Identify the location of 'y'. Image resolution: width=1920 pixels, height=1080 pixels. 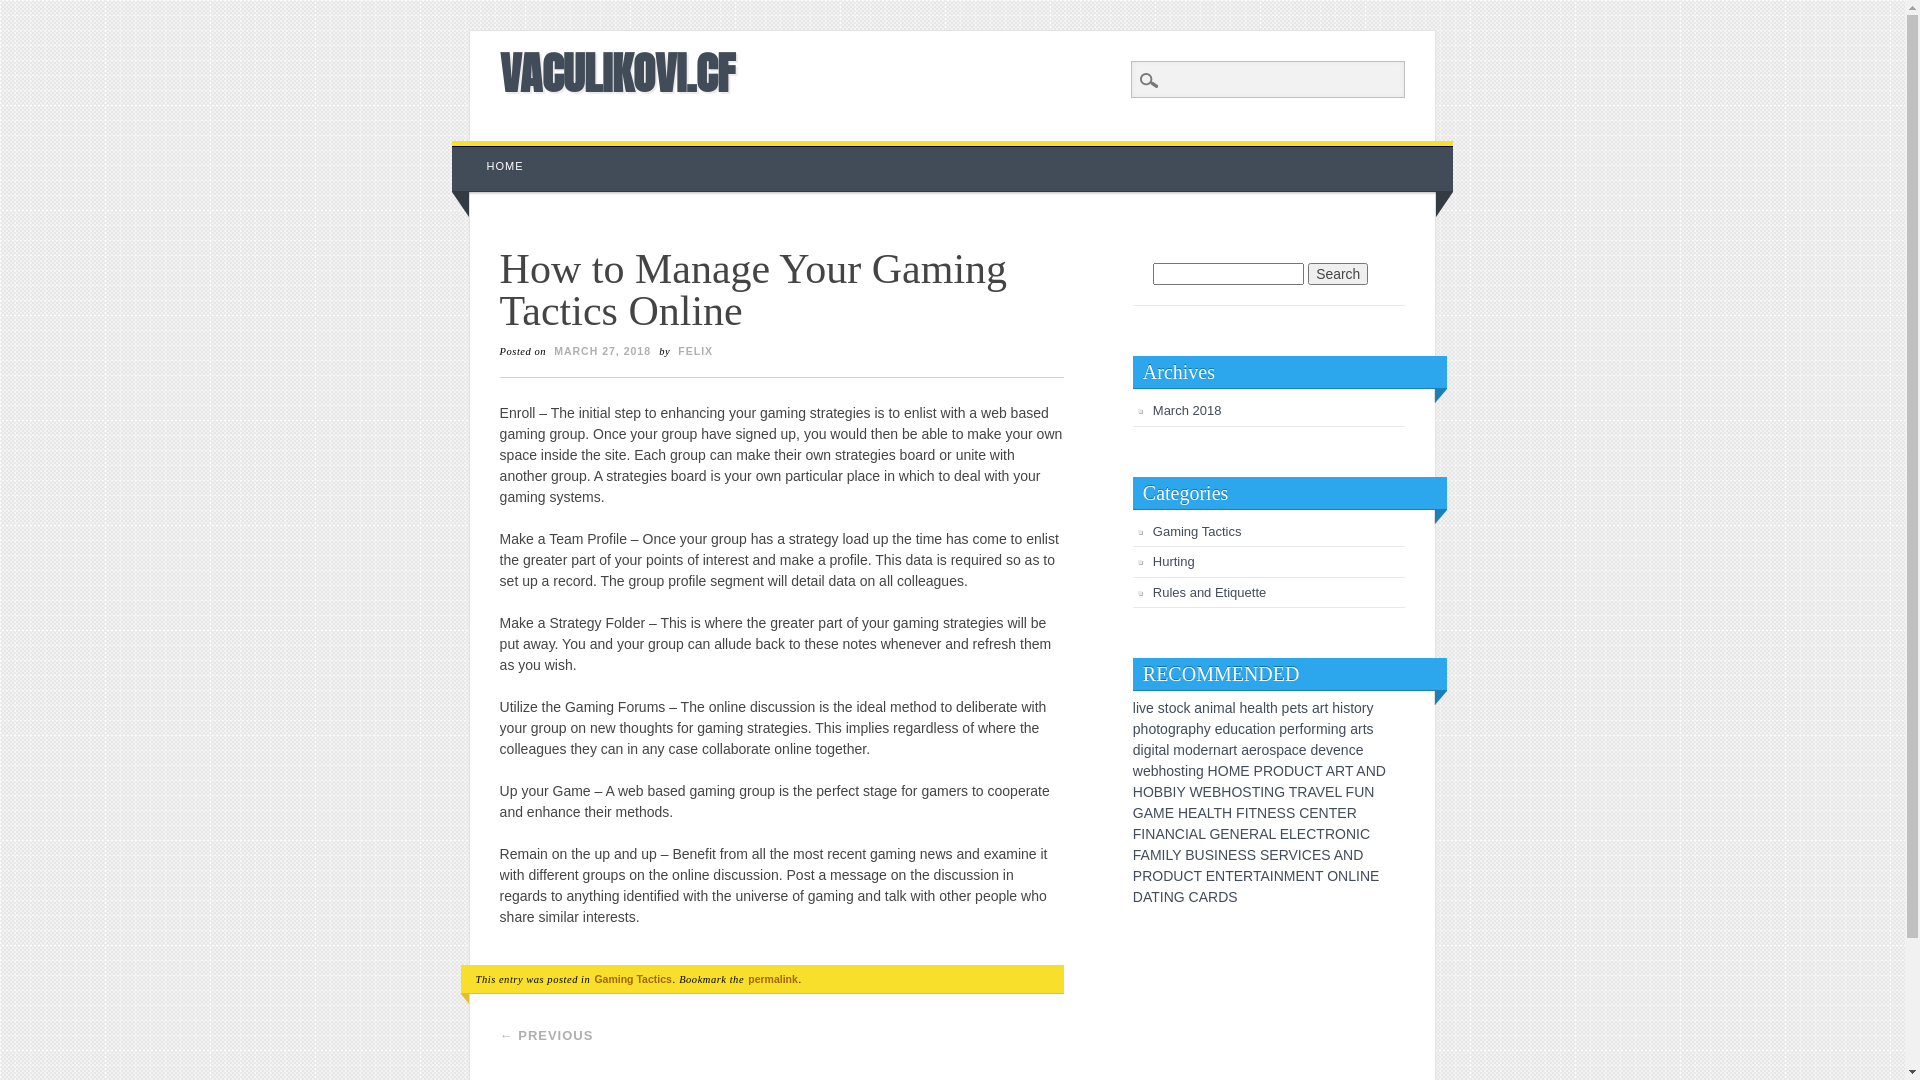
(1206, 729).